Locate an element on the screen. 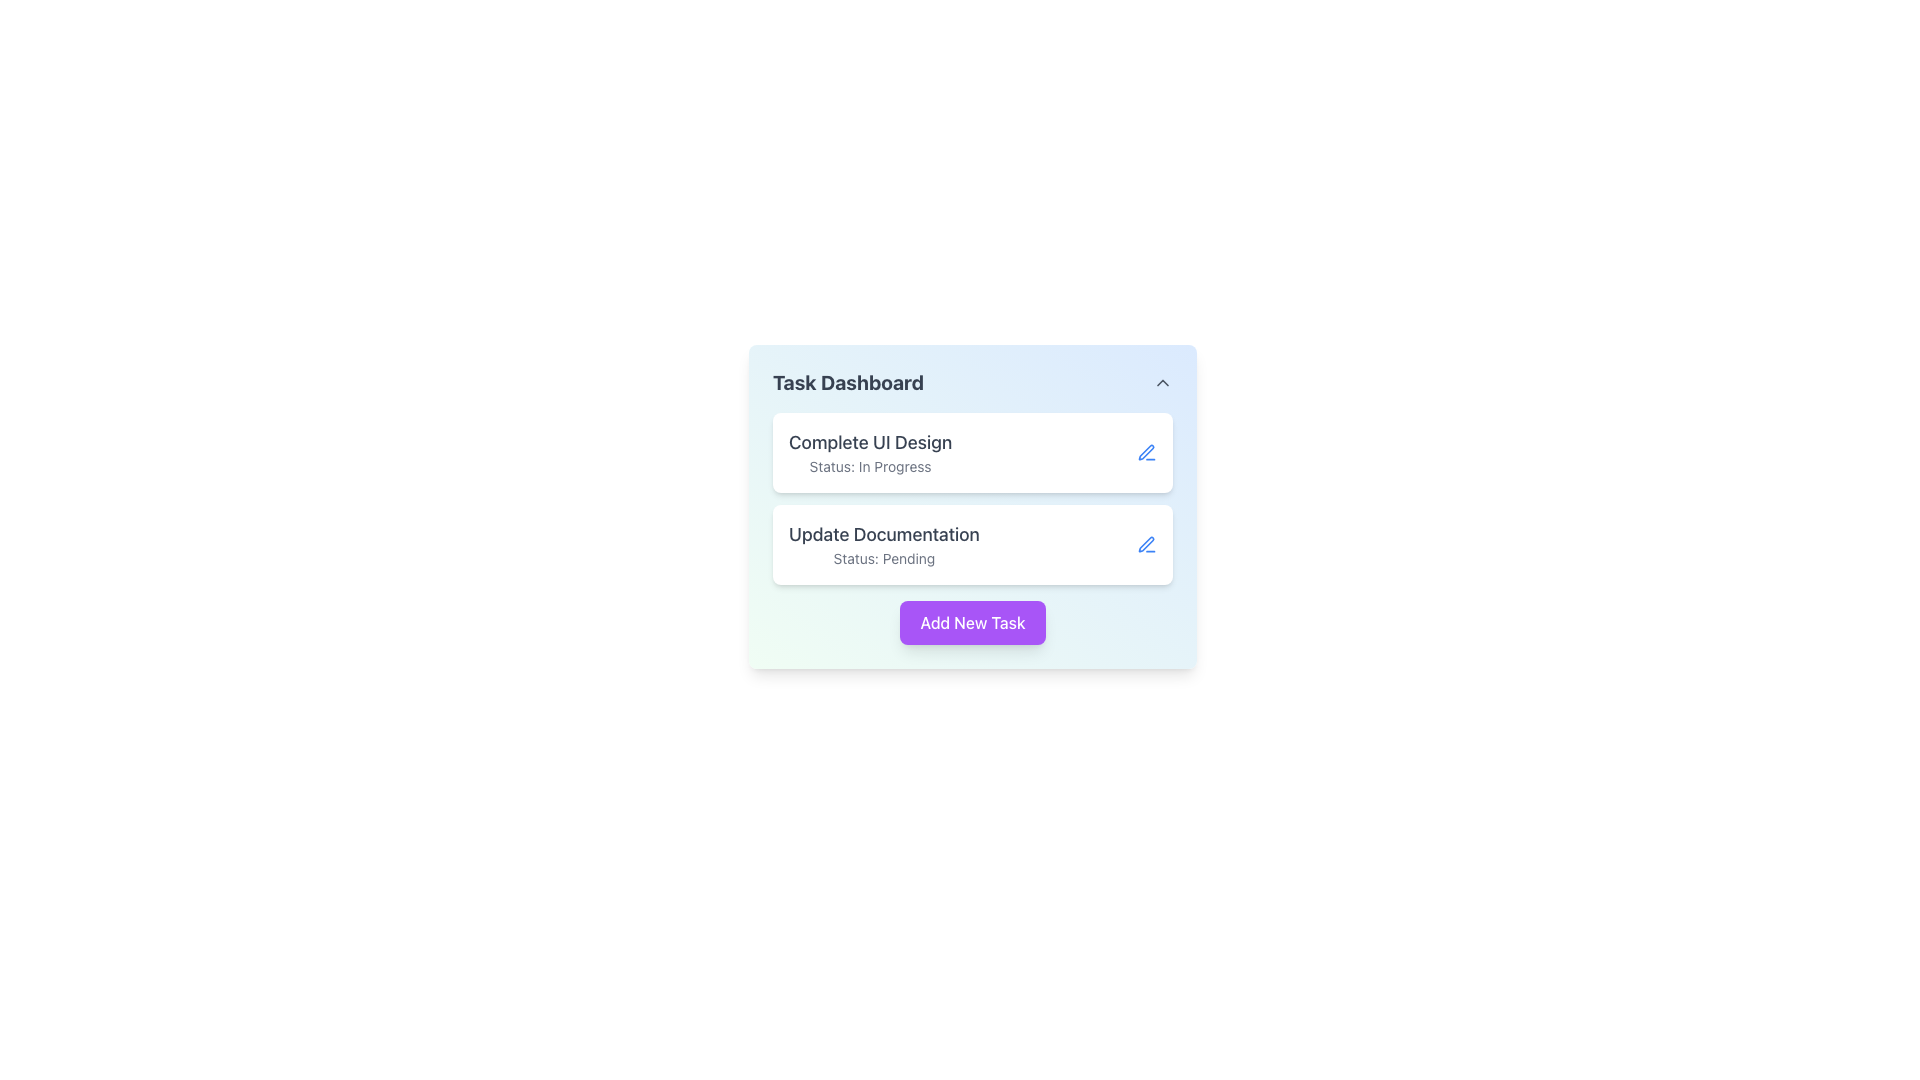 The width and height of the screenshot is (1920, 1080). the collapsible toggle button located in the upper-right corner of the 'Task Dashboard' header to observe styling changes is located at coordinates (1162, 382).